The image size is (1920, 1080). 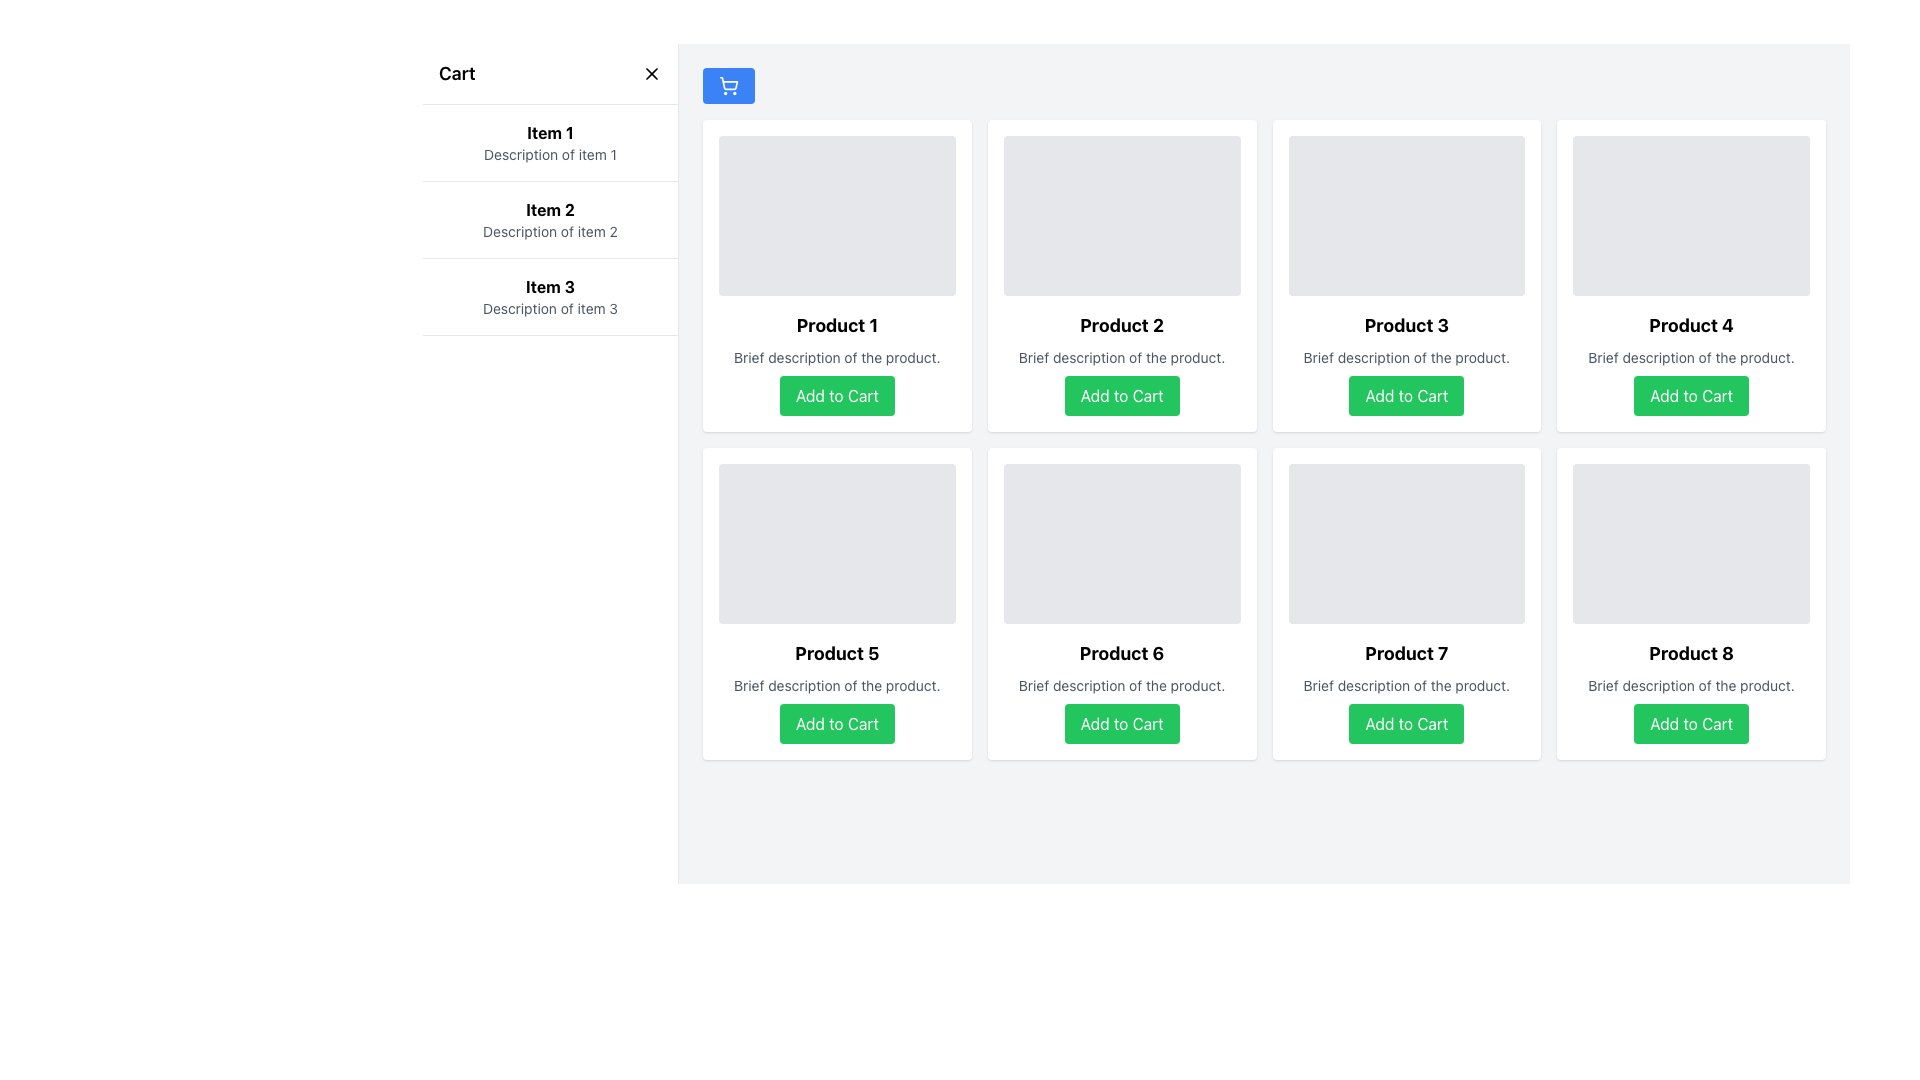 What do you see at coordinates (1122, 325) in the screenshot?
I see `text content of the product title label located in the second product card of the first row, situated below the placeholder image and above the description and 'Add to Cart' button` at bounding box center [1122, 325].